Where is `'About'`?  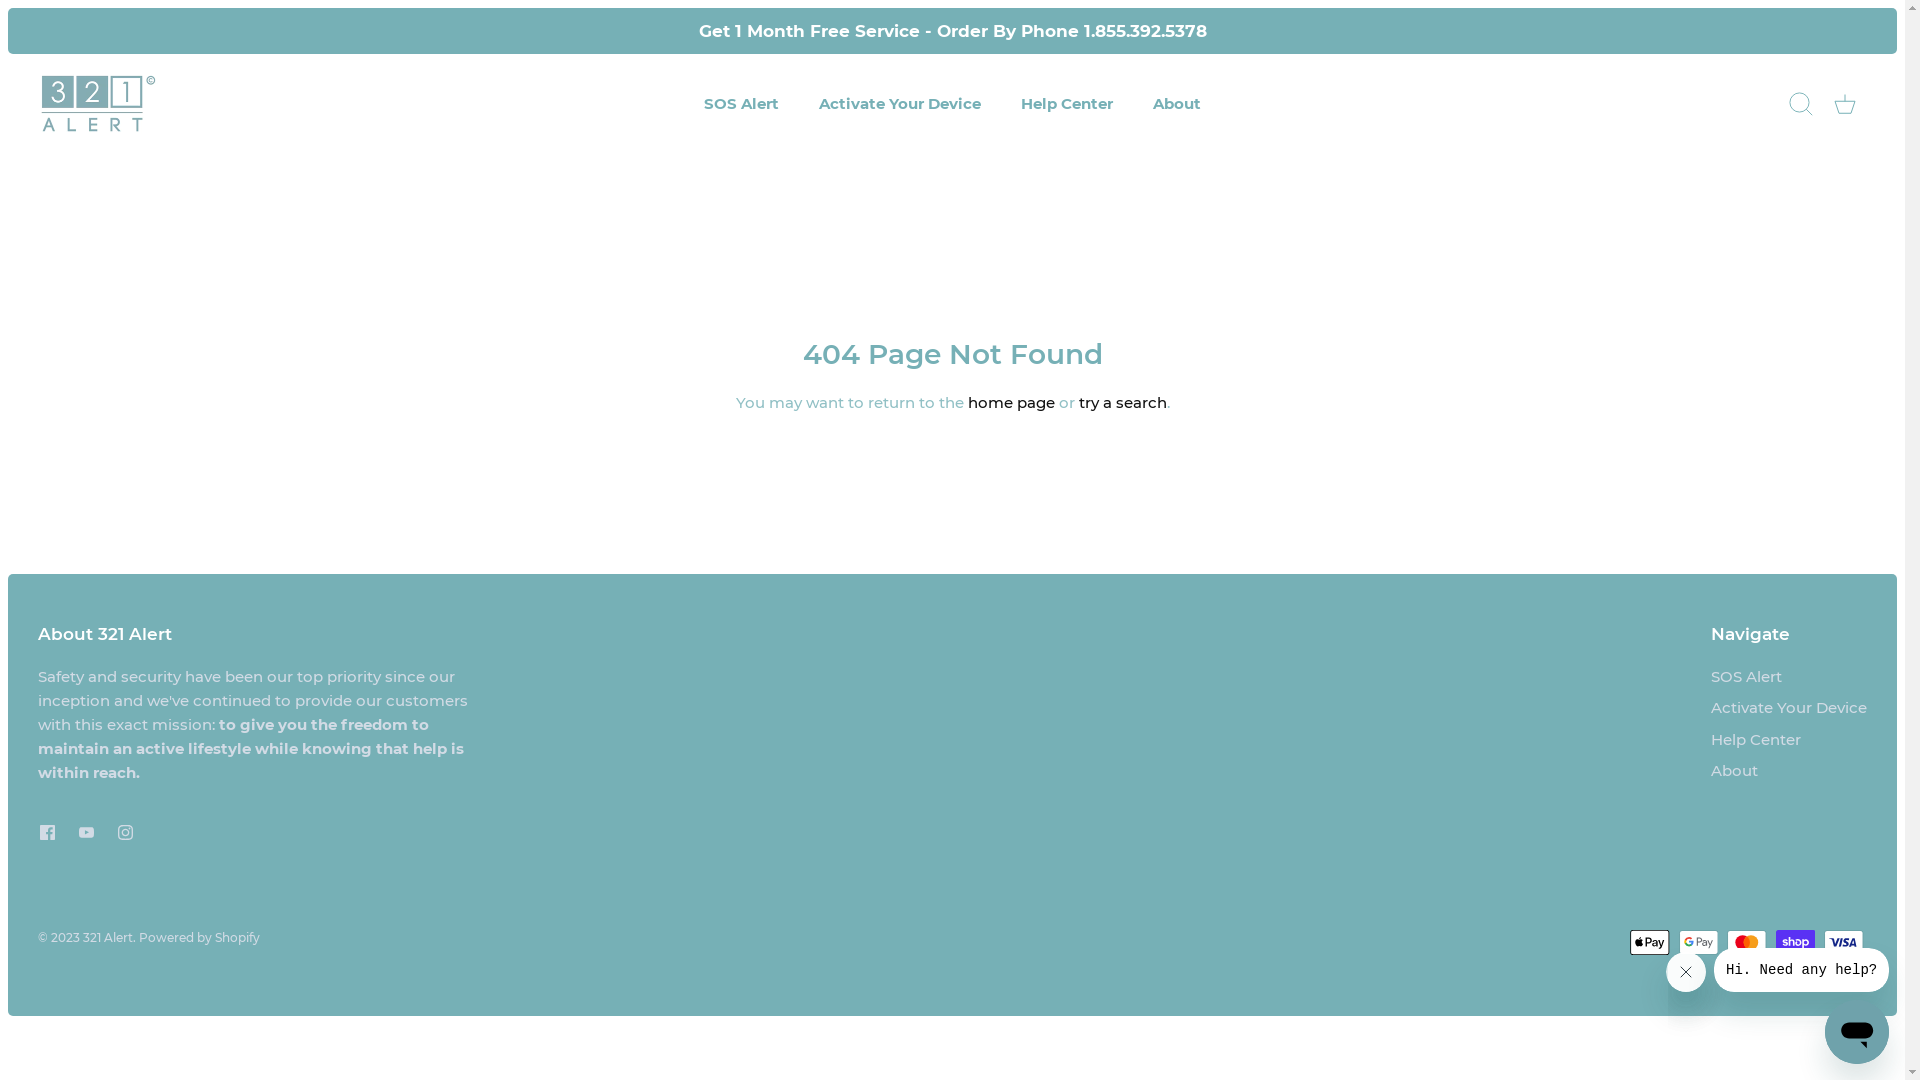
'About' is located at coordinates (1733, 769).